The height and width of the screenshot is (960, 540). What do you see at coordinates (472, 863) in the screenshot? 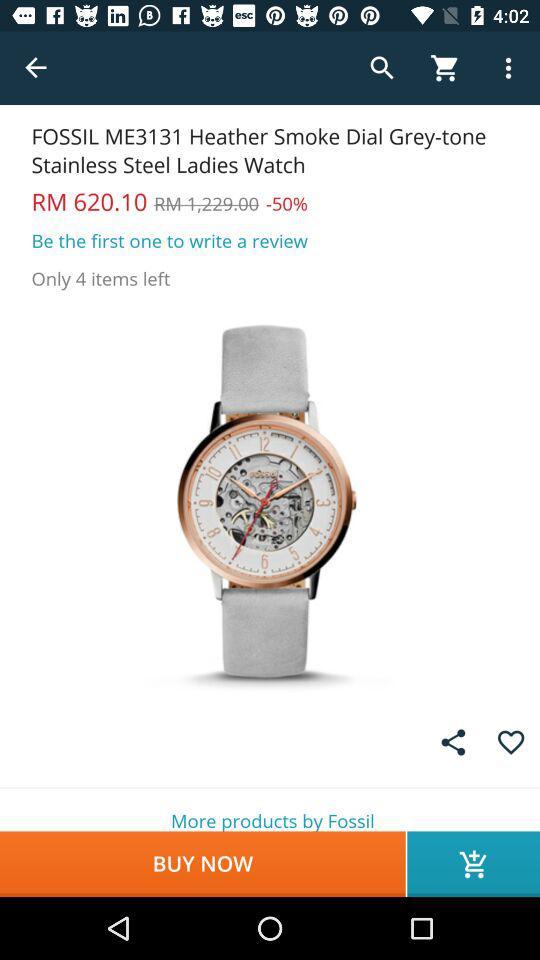
I see `the cart icon` at bounding box center [472, 863].